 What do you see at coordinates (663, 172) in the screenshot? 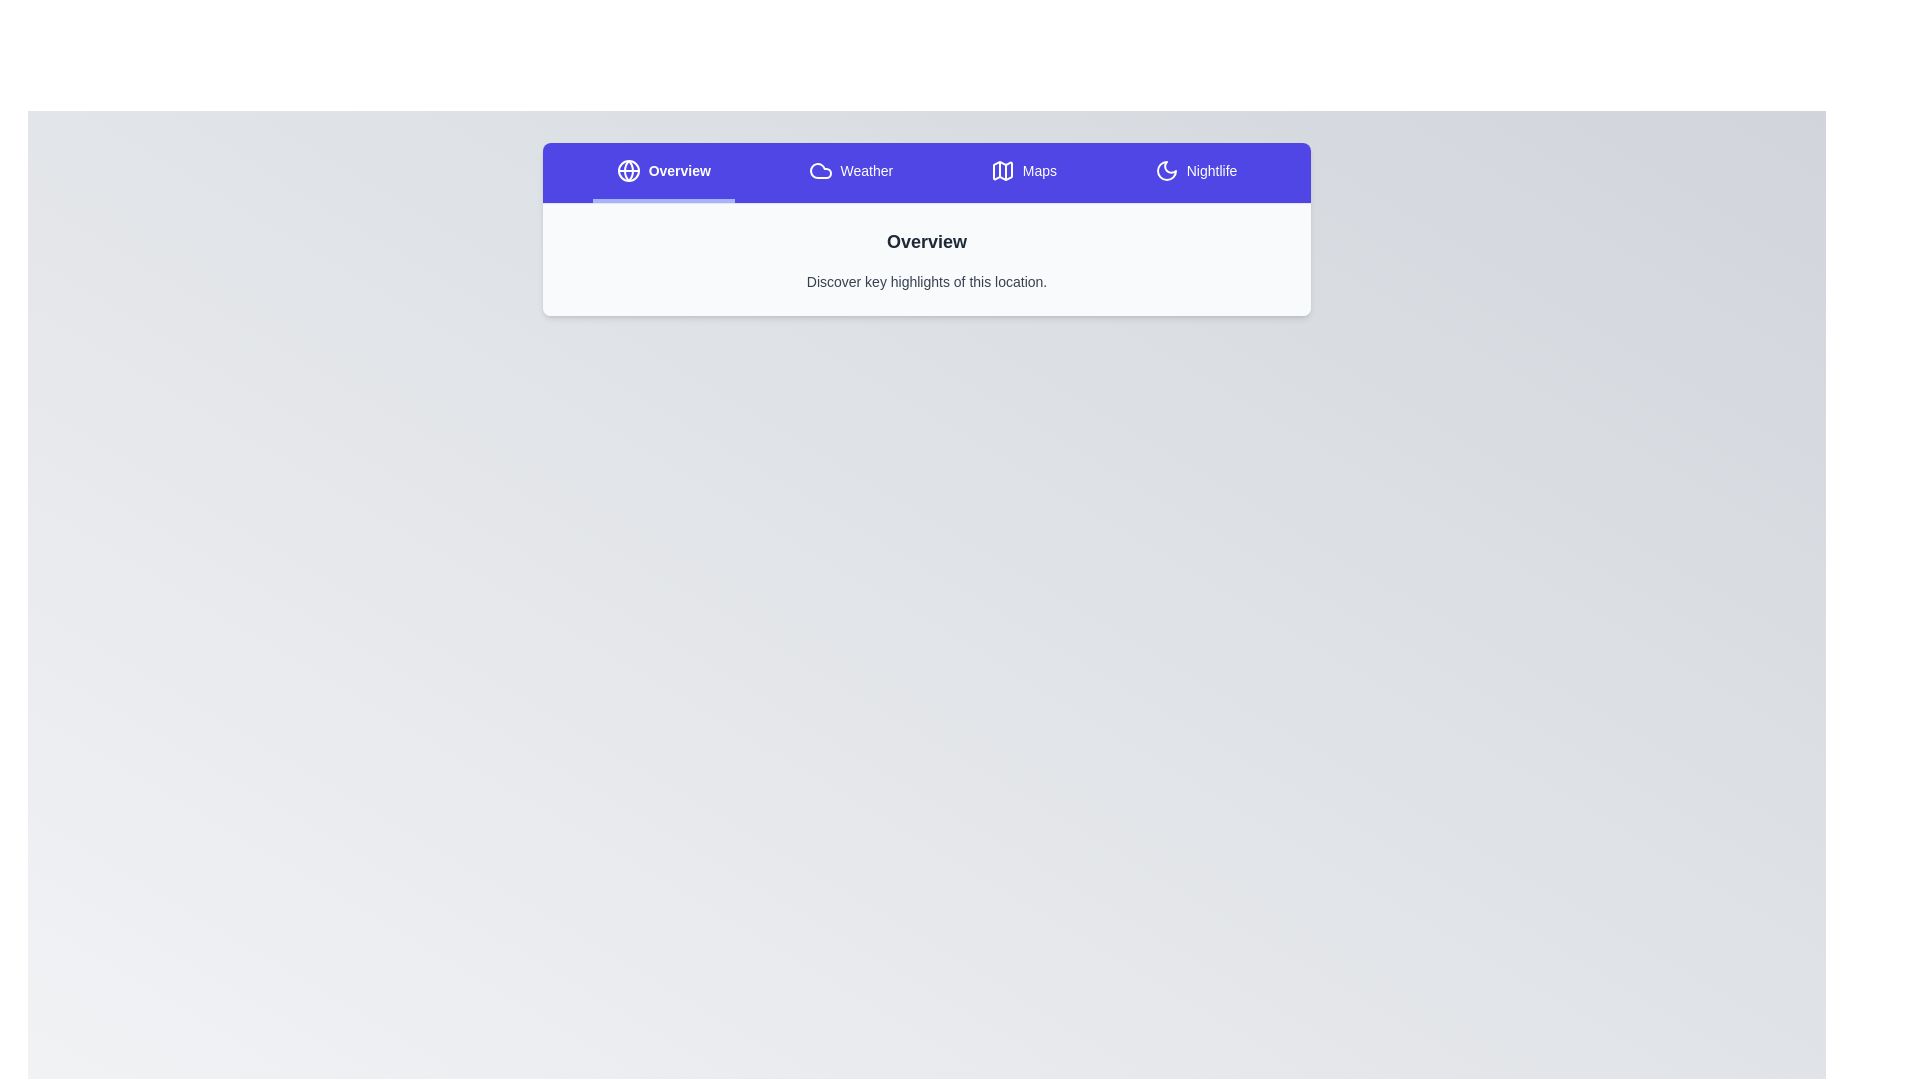
I see `the Overview tab` at bounding box center [663, 172].